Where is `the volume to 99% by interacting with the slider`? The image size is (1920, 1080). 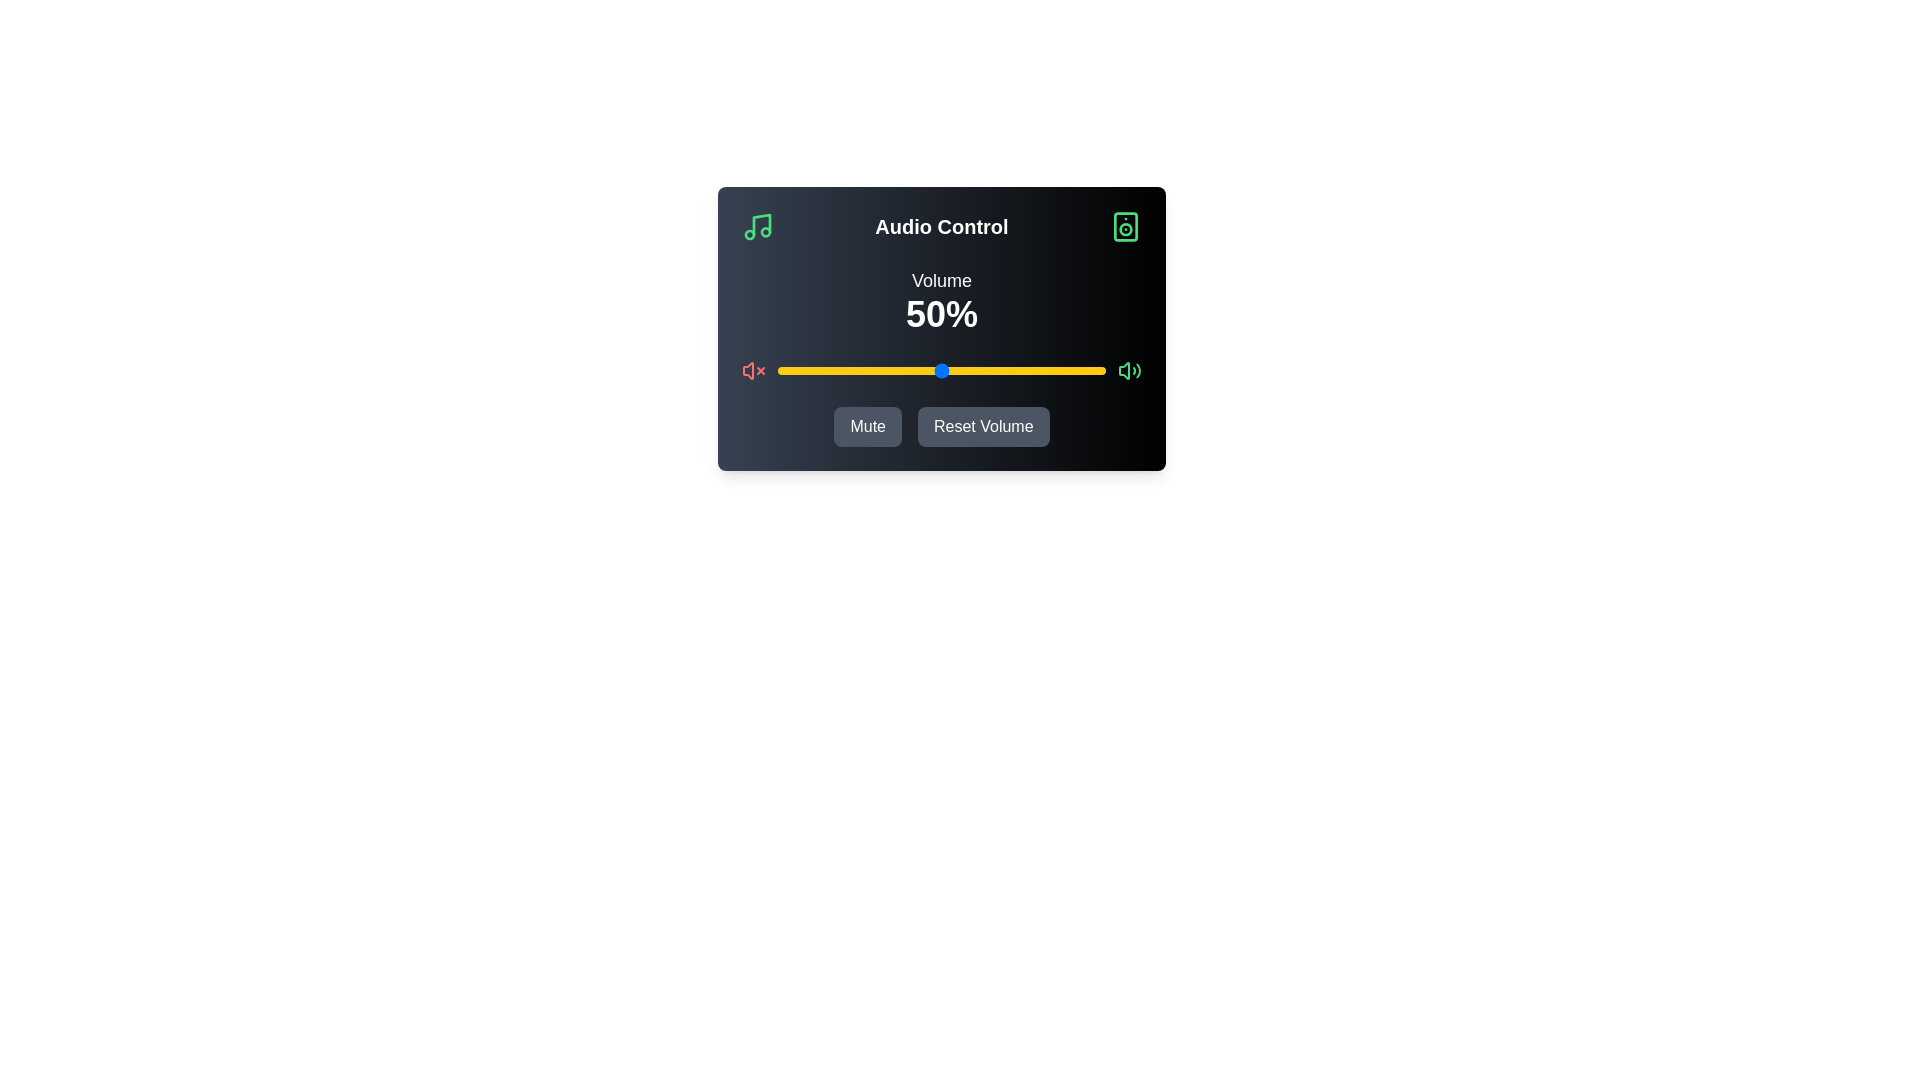 the volume to 99% by interacting with the slider is located at coordinates (1101, 370).